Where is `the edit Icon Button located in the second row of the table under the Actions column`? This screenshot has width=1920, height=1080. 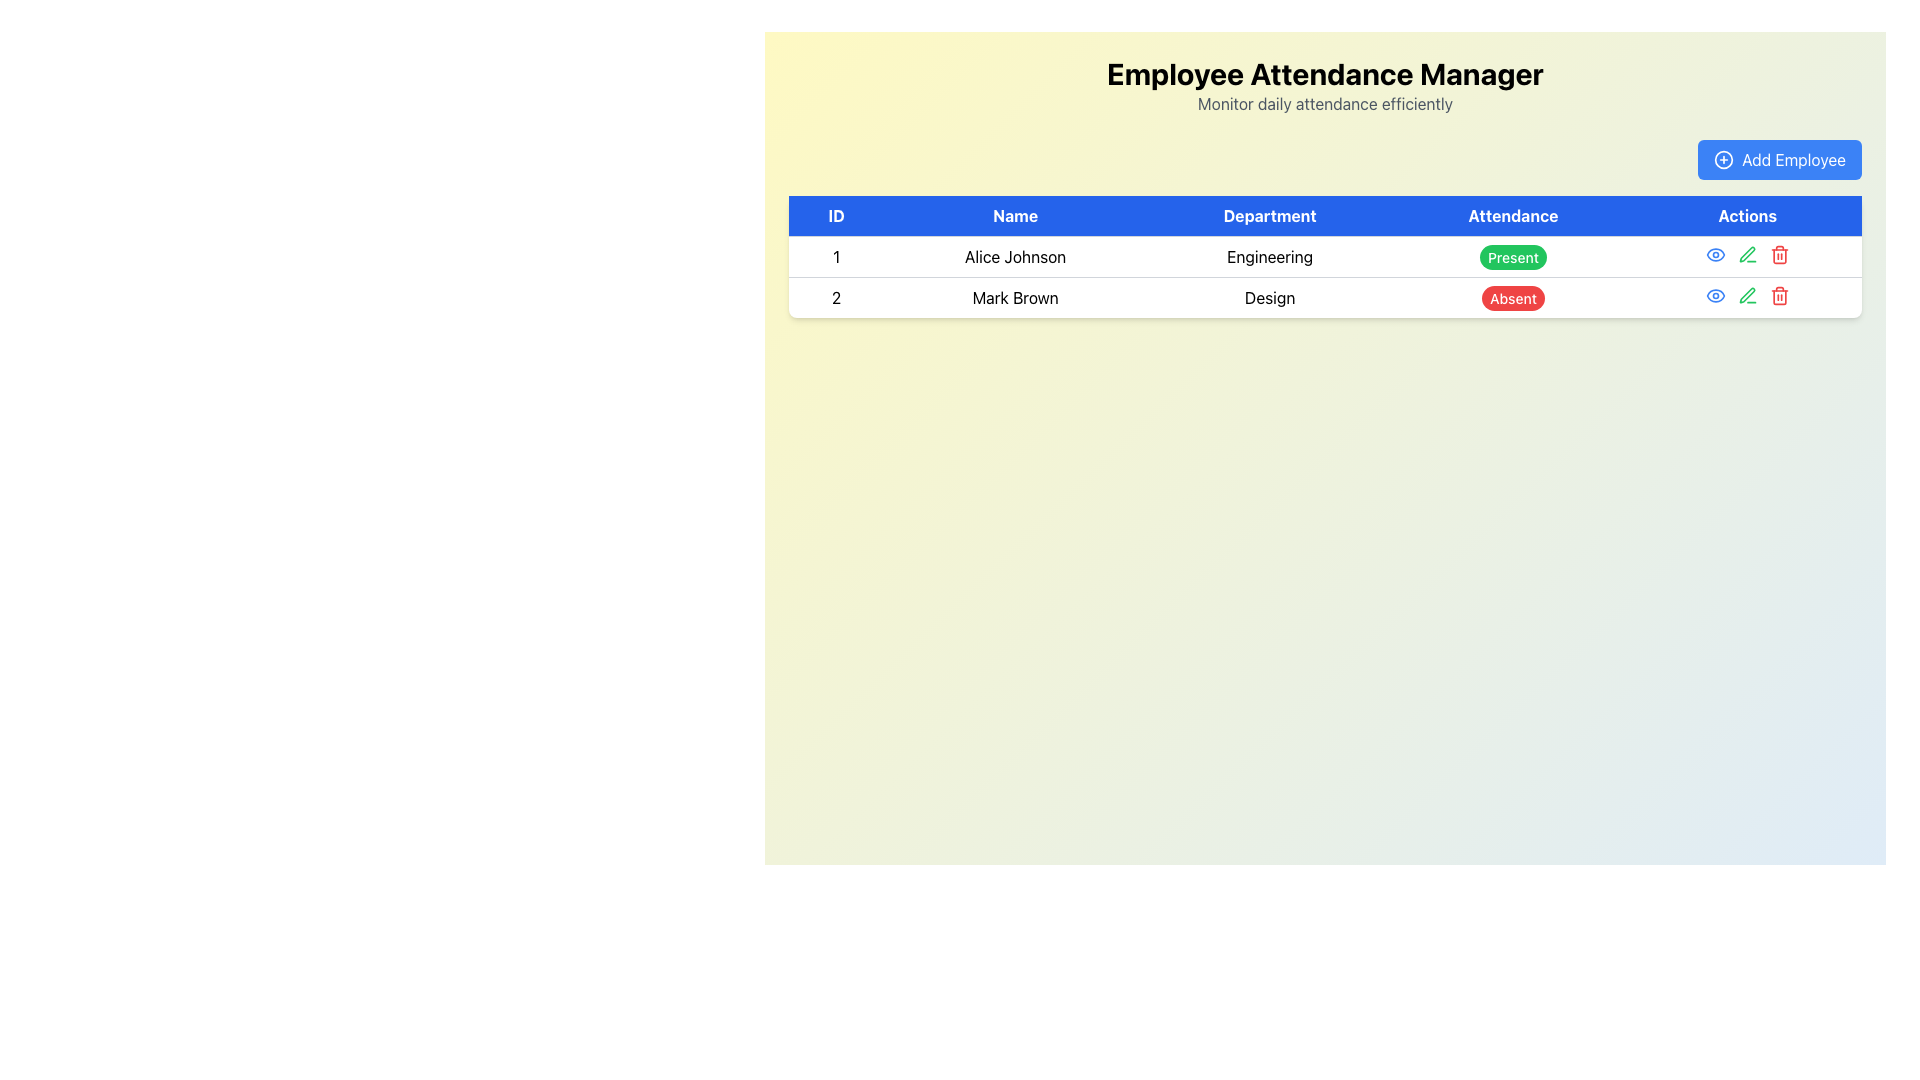
the edit Icon Button located in the second row of the table under the Actions column is located at coordinates (1746, 295).